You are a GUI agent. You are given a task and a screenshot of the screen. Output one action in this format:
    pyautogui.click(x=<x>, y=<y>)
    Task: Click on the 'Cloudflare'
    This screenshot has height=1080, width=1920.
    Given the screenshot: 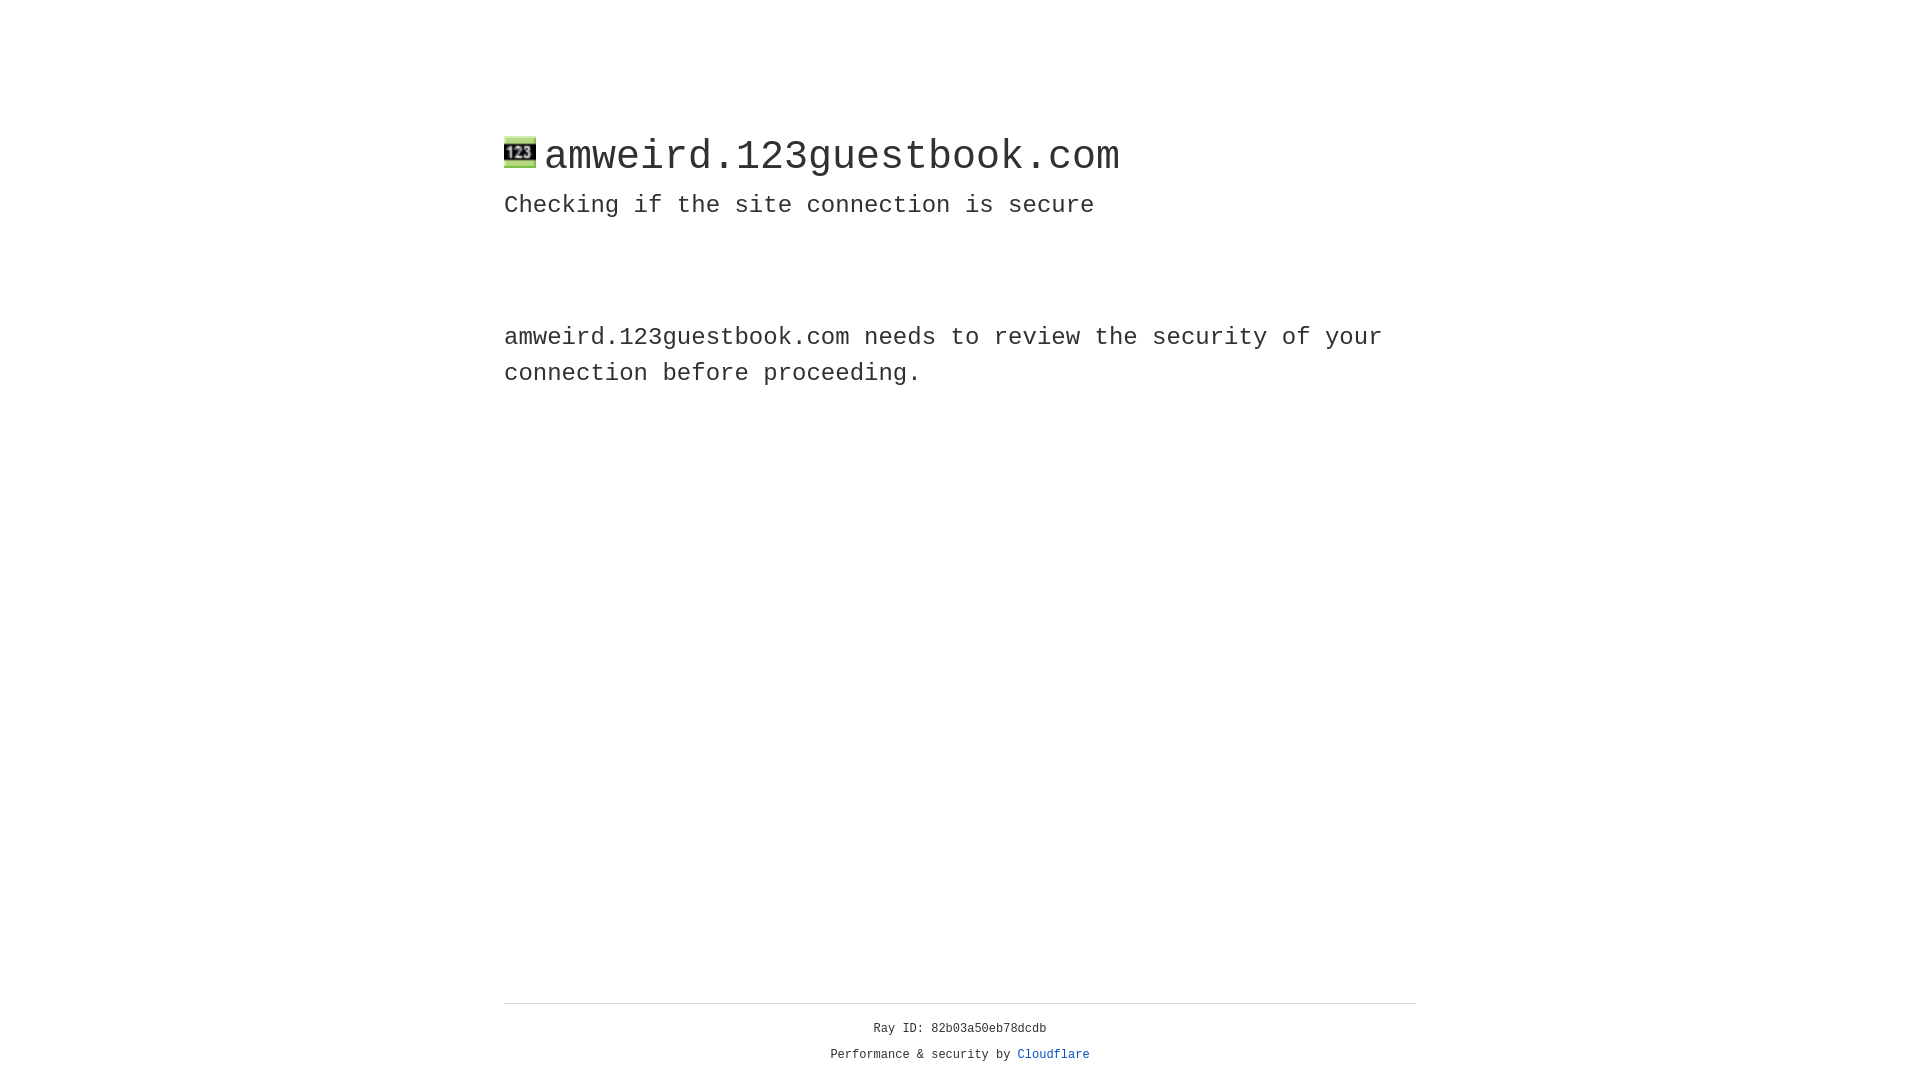 What is the action you would take?
    pyautogui.click(x=1053, y=1054)
    